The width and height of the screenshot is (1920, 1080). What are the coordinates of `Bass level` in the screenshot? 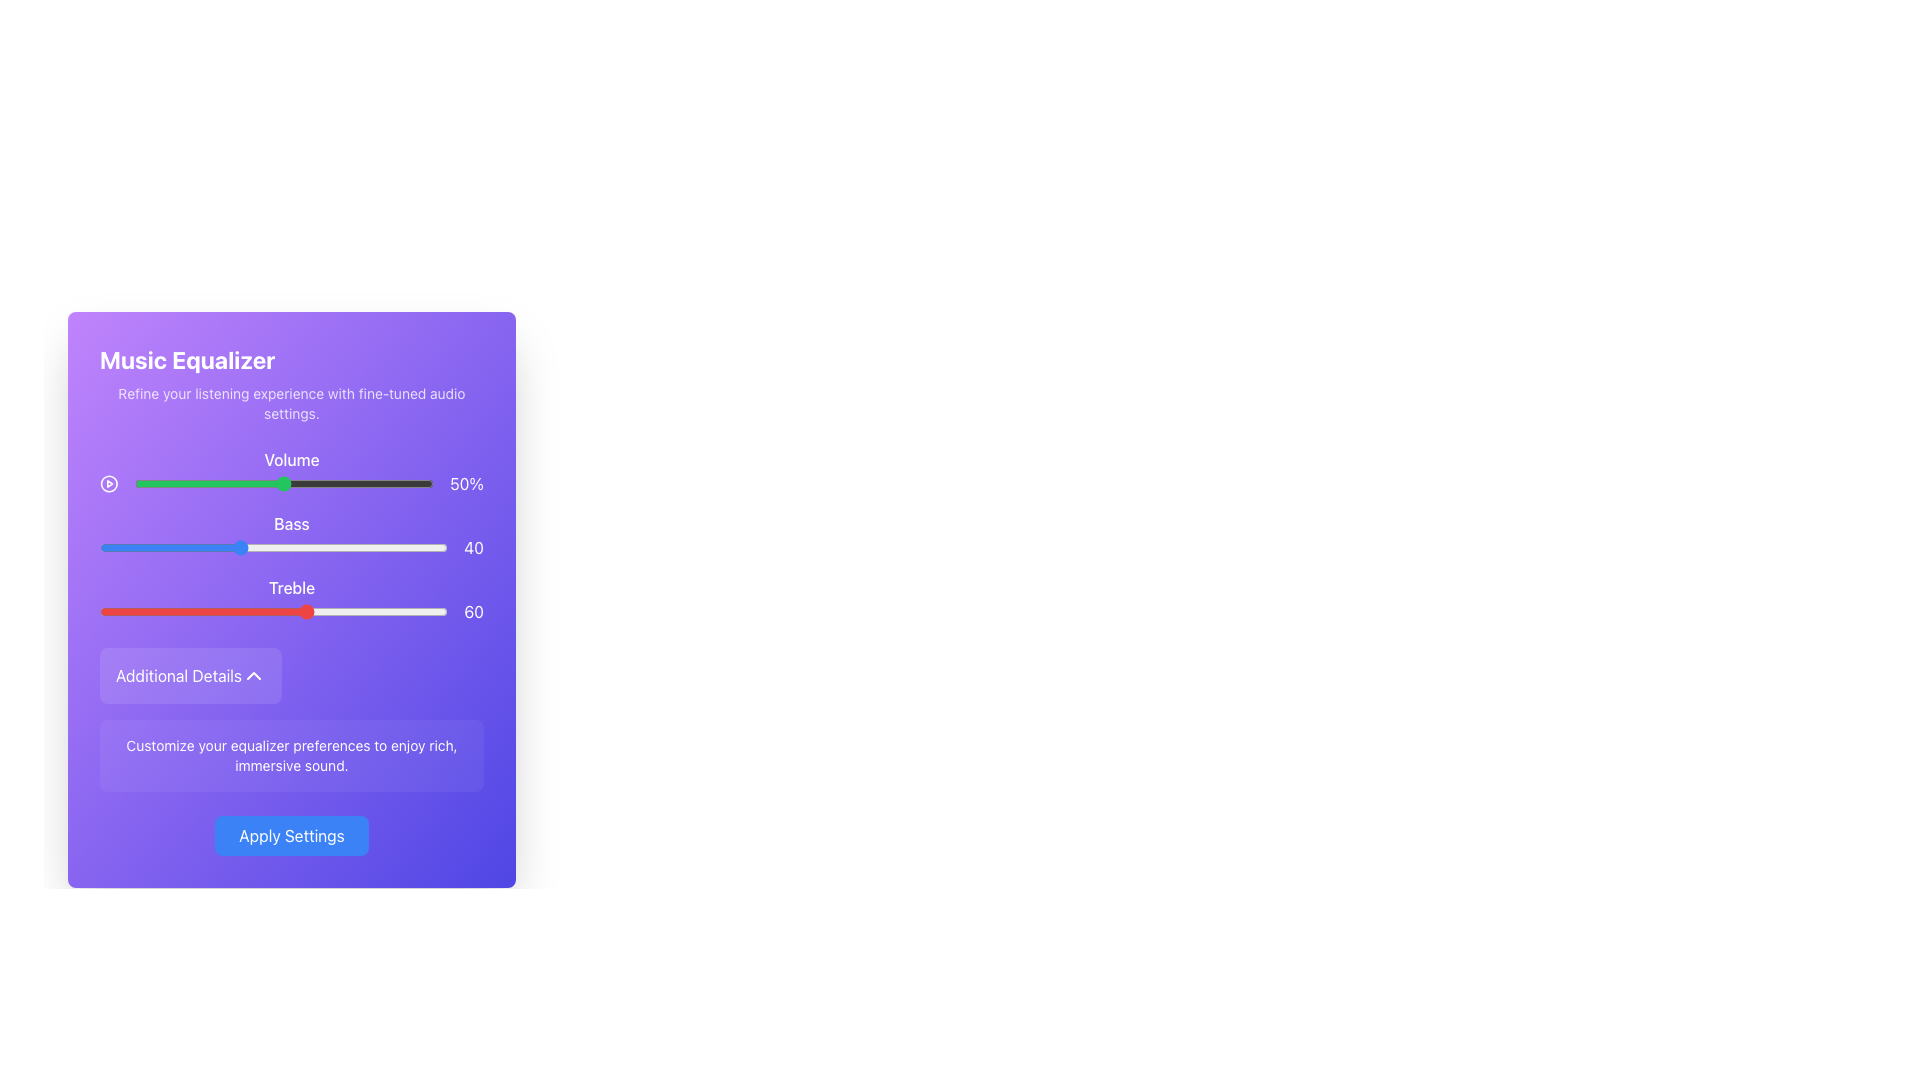 It's located at (343, 547).